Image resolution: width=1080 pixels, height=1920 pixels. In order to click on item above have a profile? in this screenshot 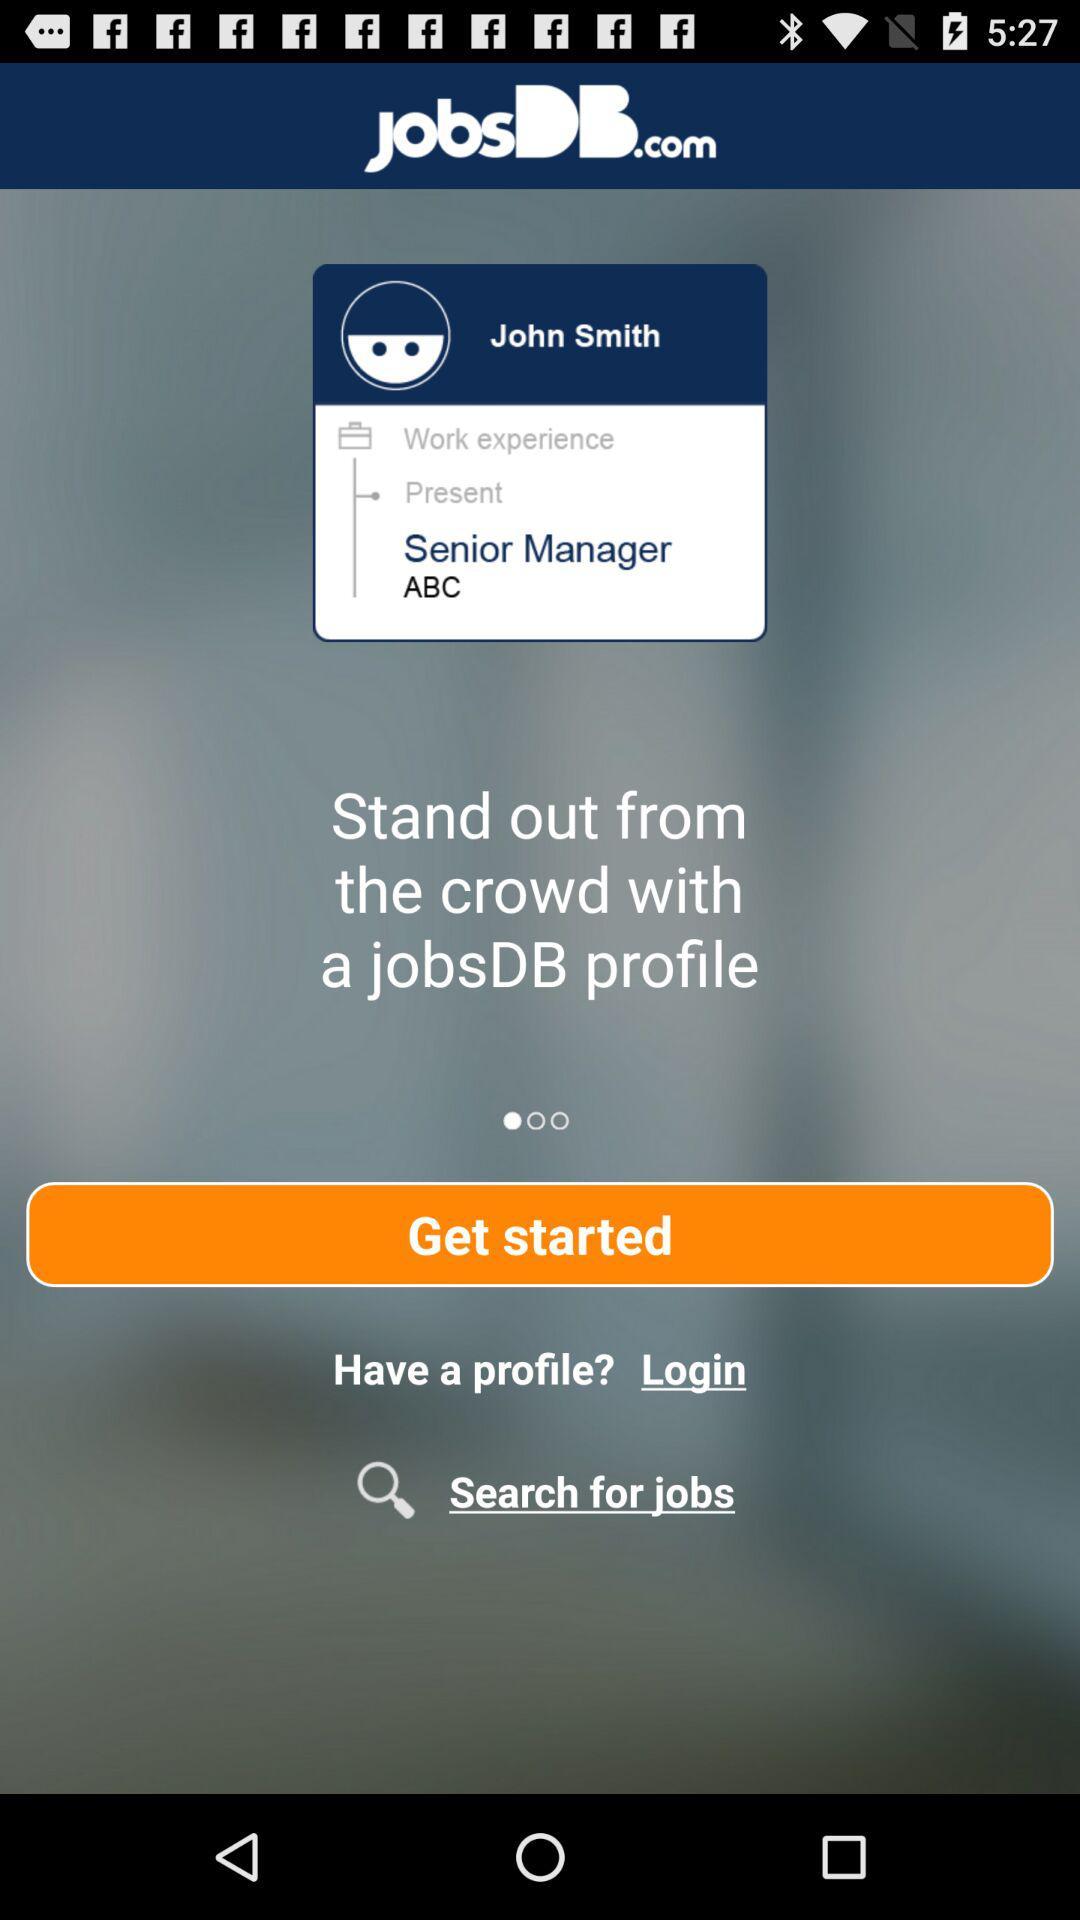, I will do `click(540, 1233)`.